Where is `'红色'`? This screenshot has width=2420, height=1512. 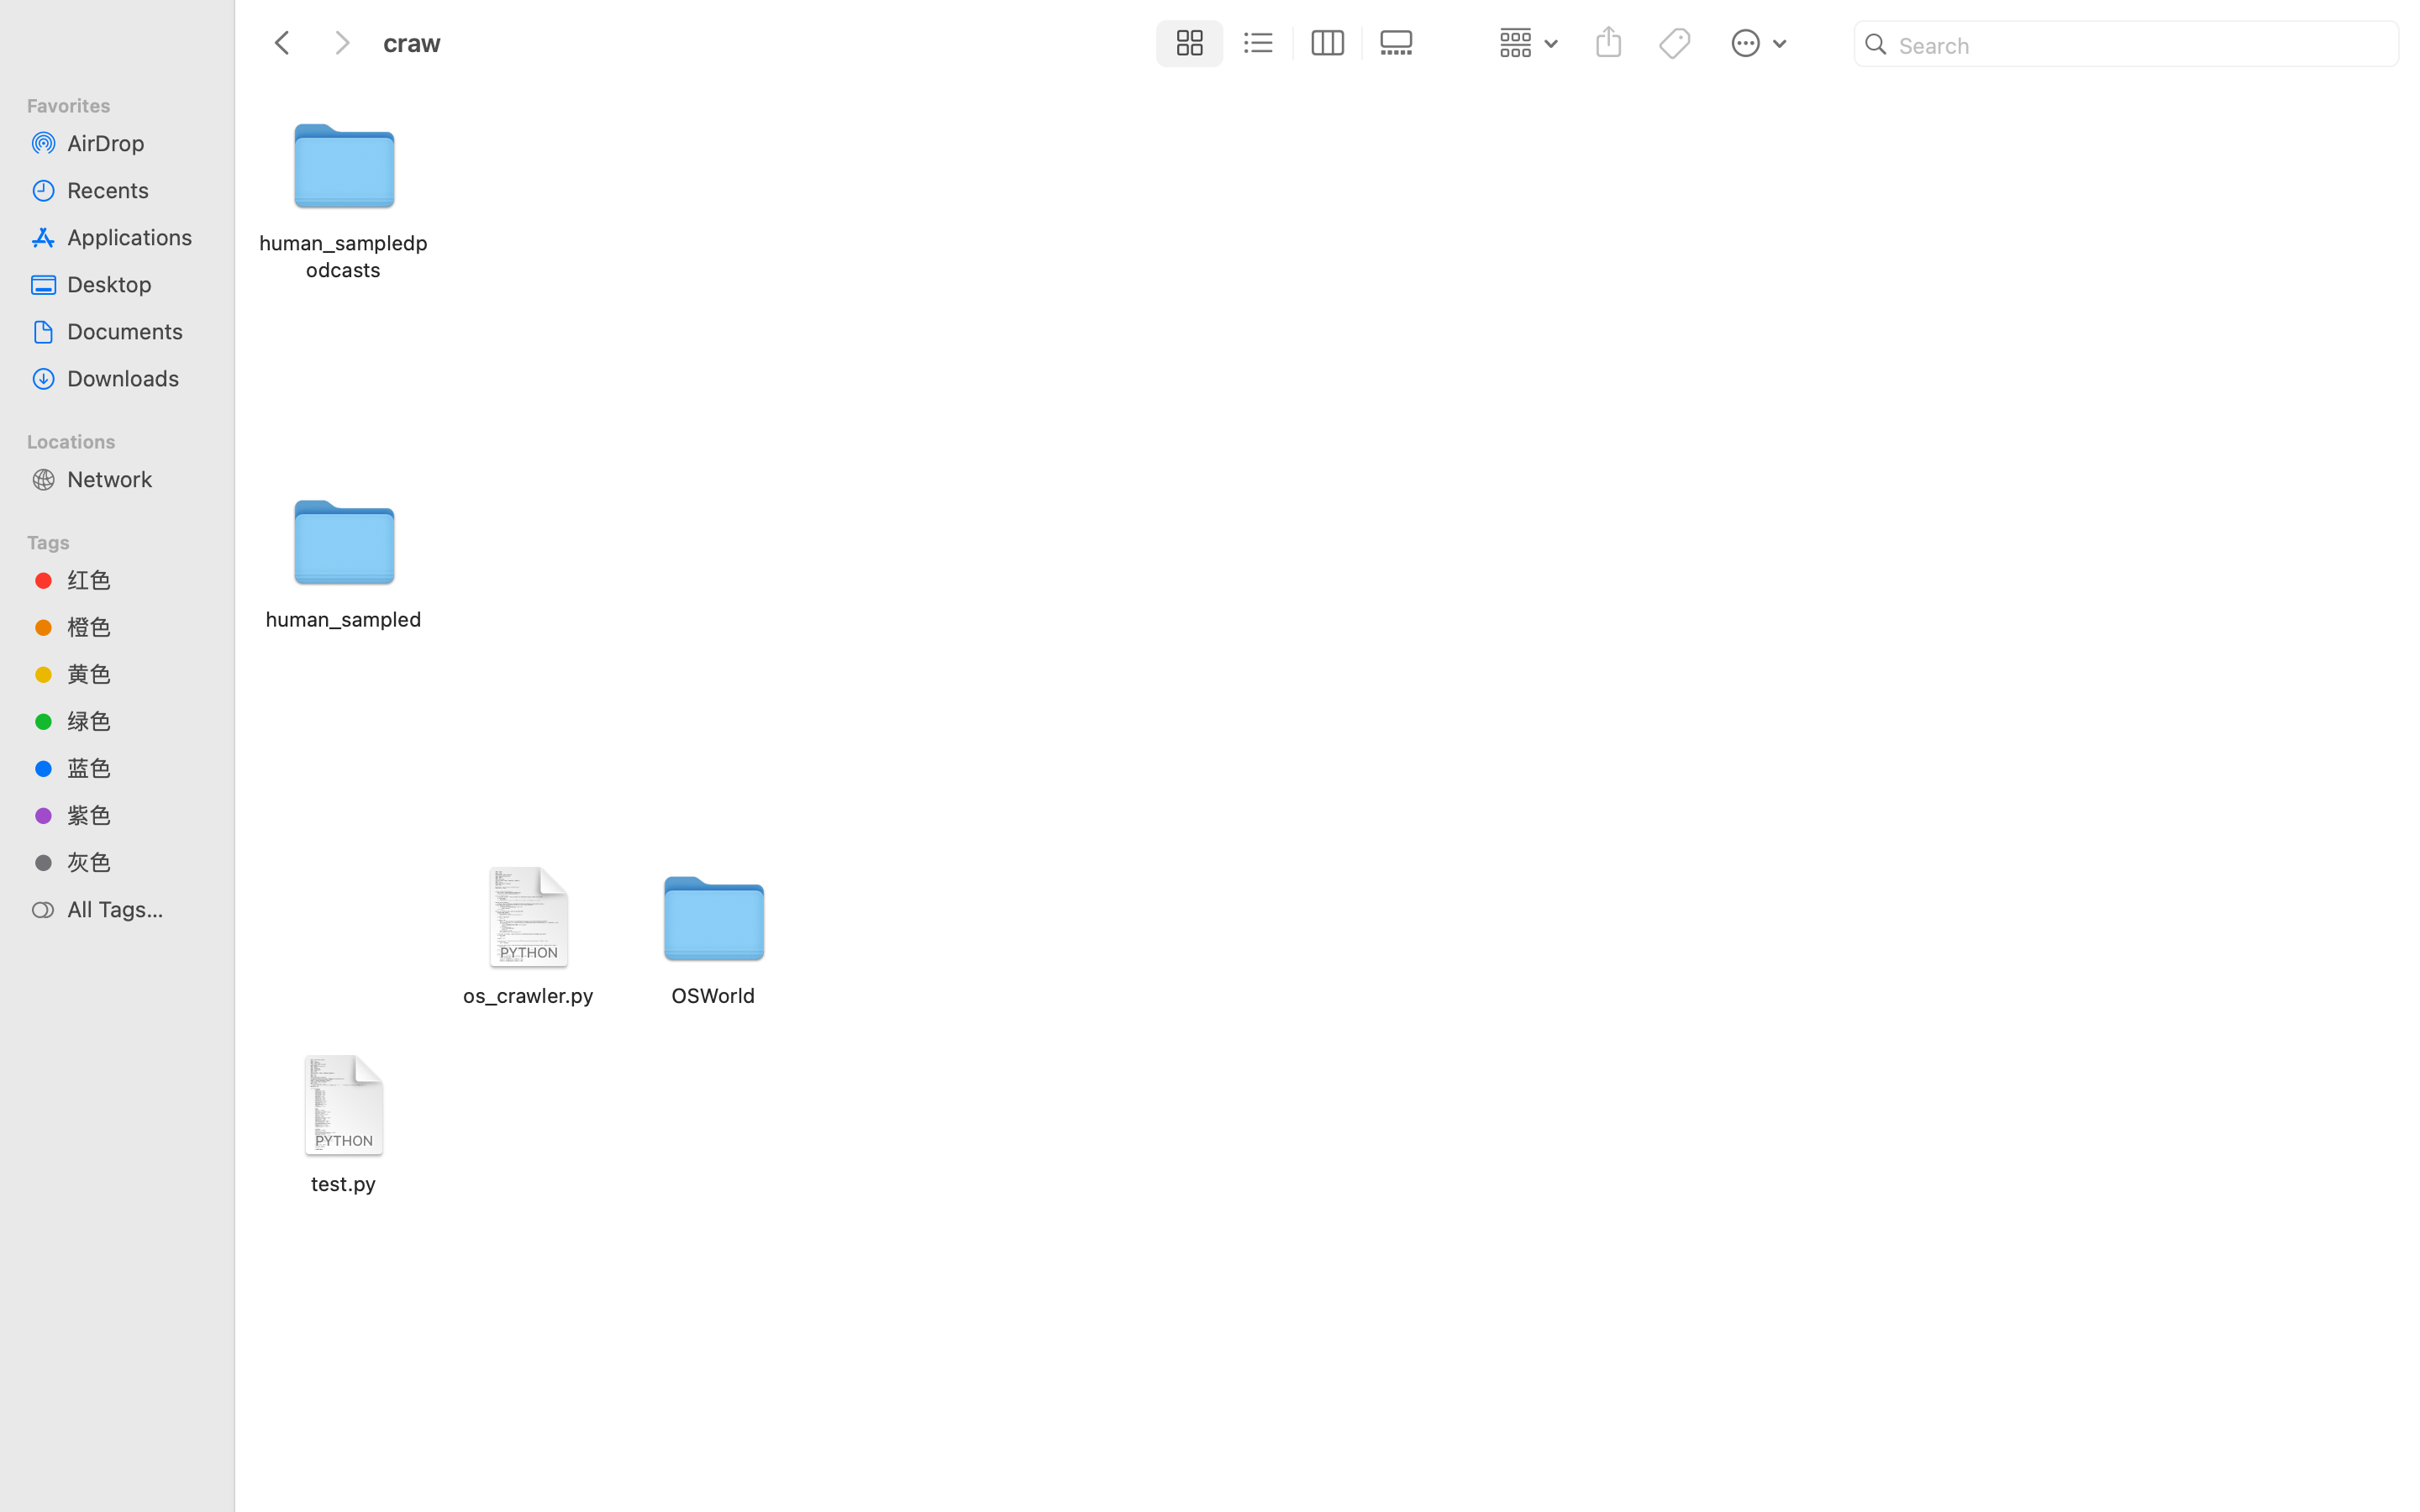 '红色' is located at coordinates (134, 578).